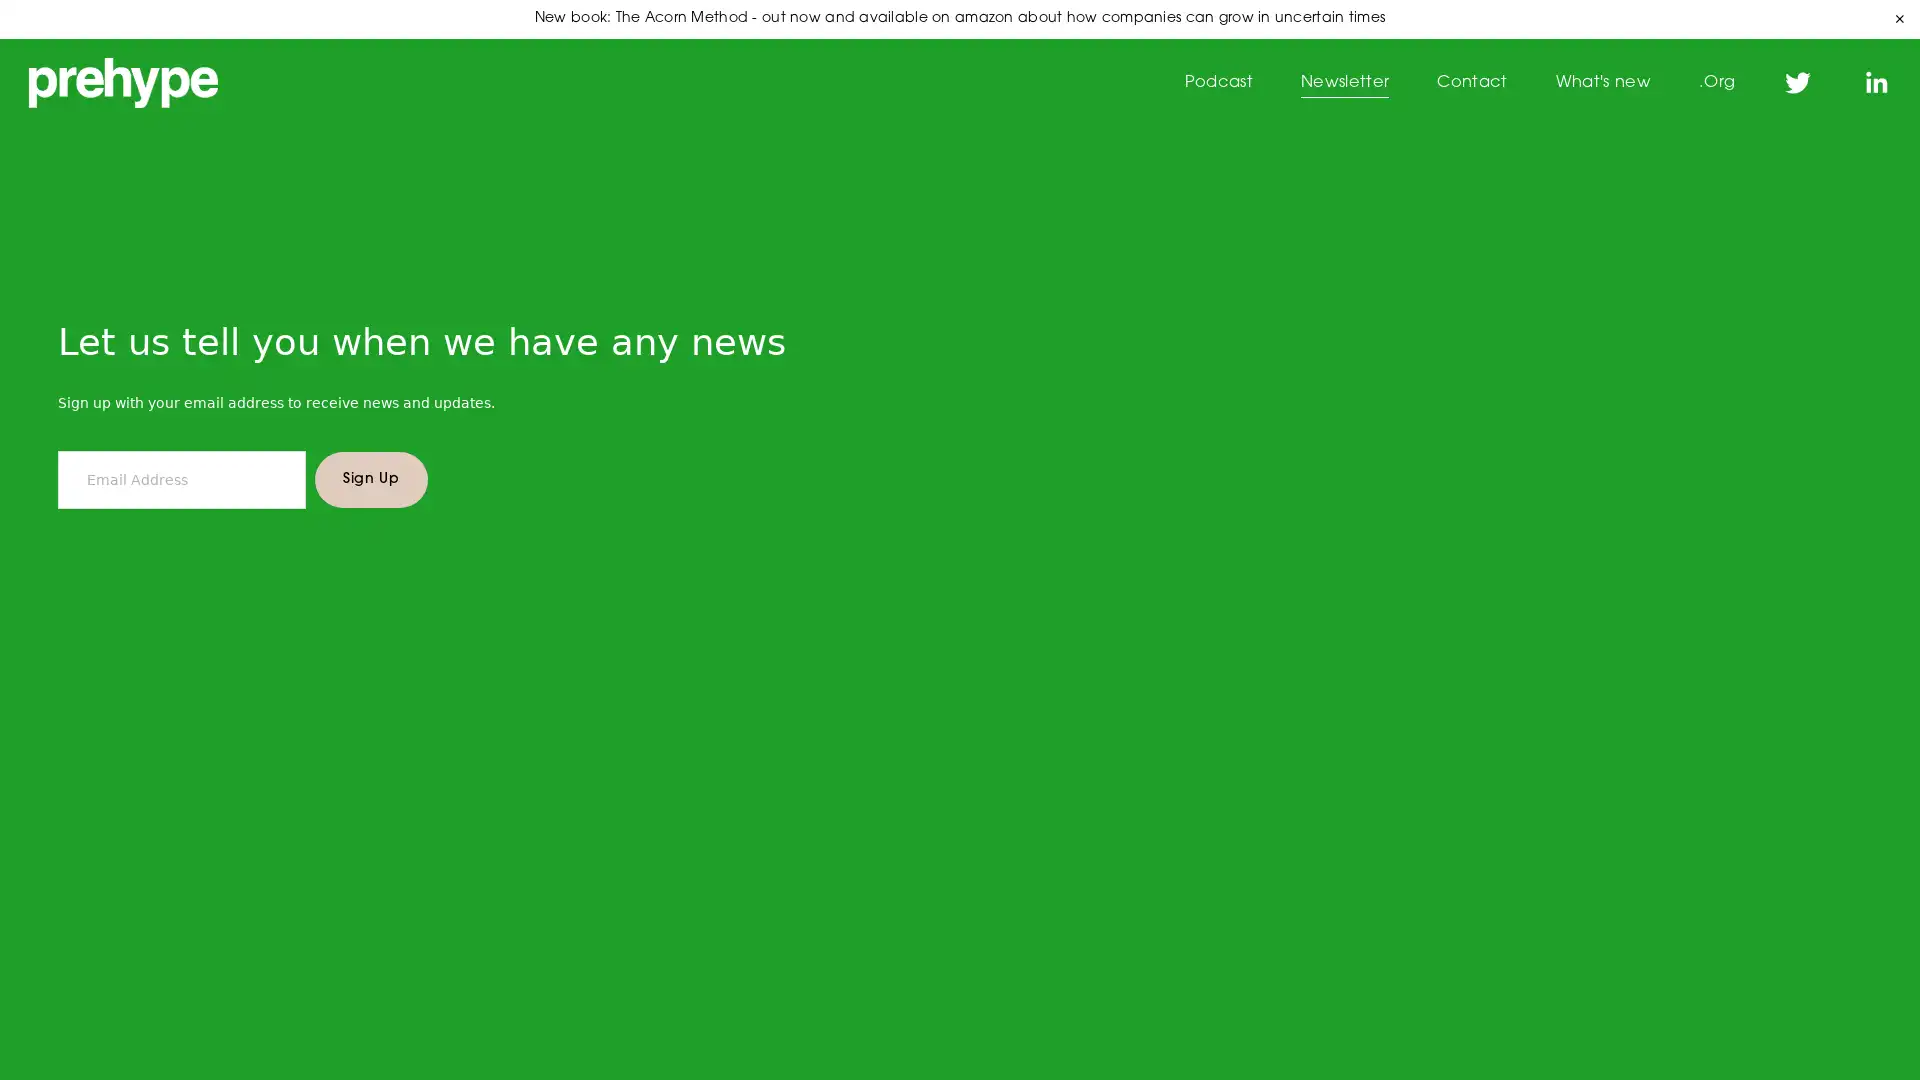 The height and width of the screenshot is (1080, 1920). Describe the element at coordinates (370, 497) in the screenshot. I see `Sign Up` at that location.